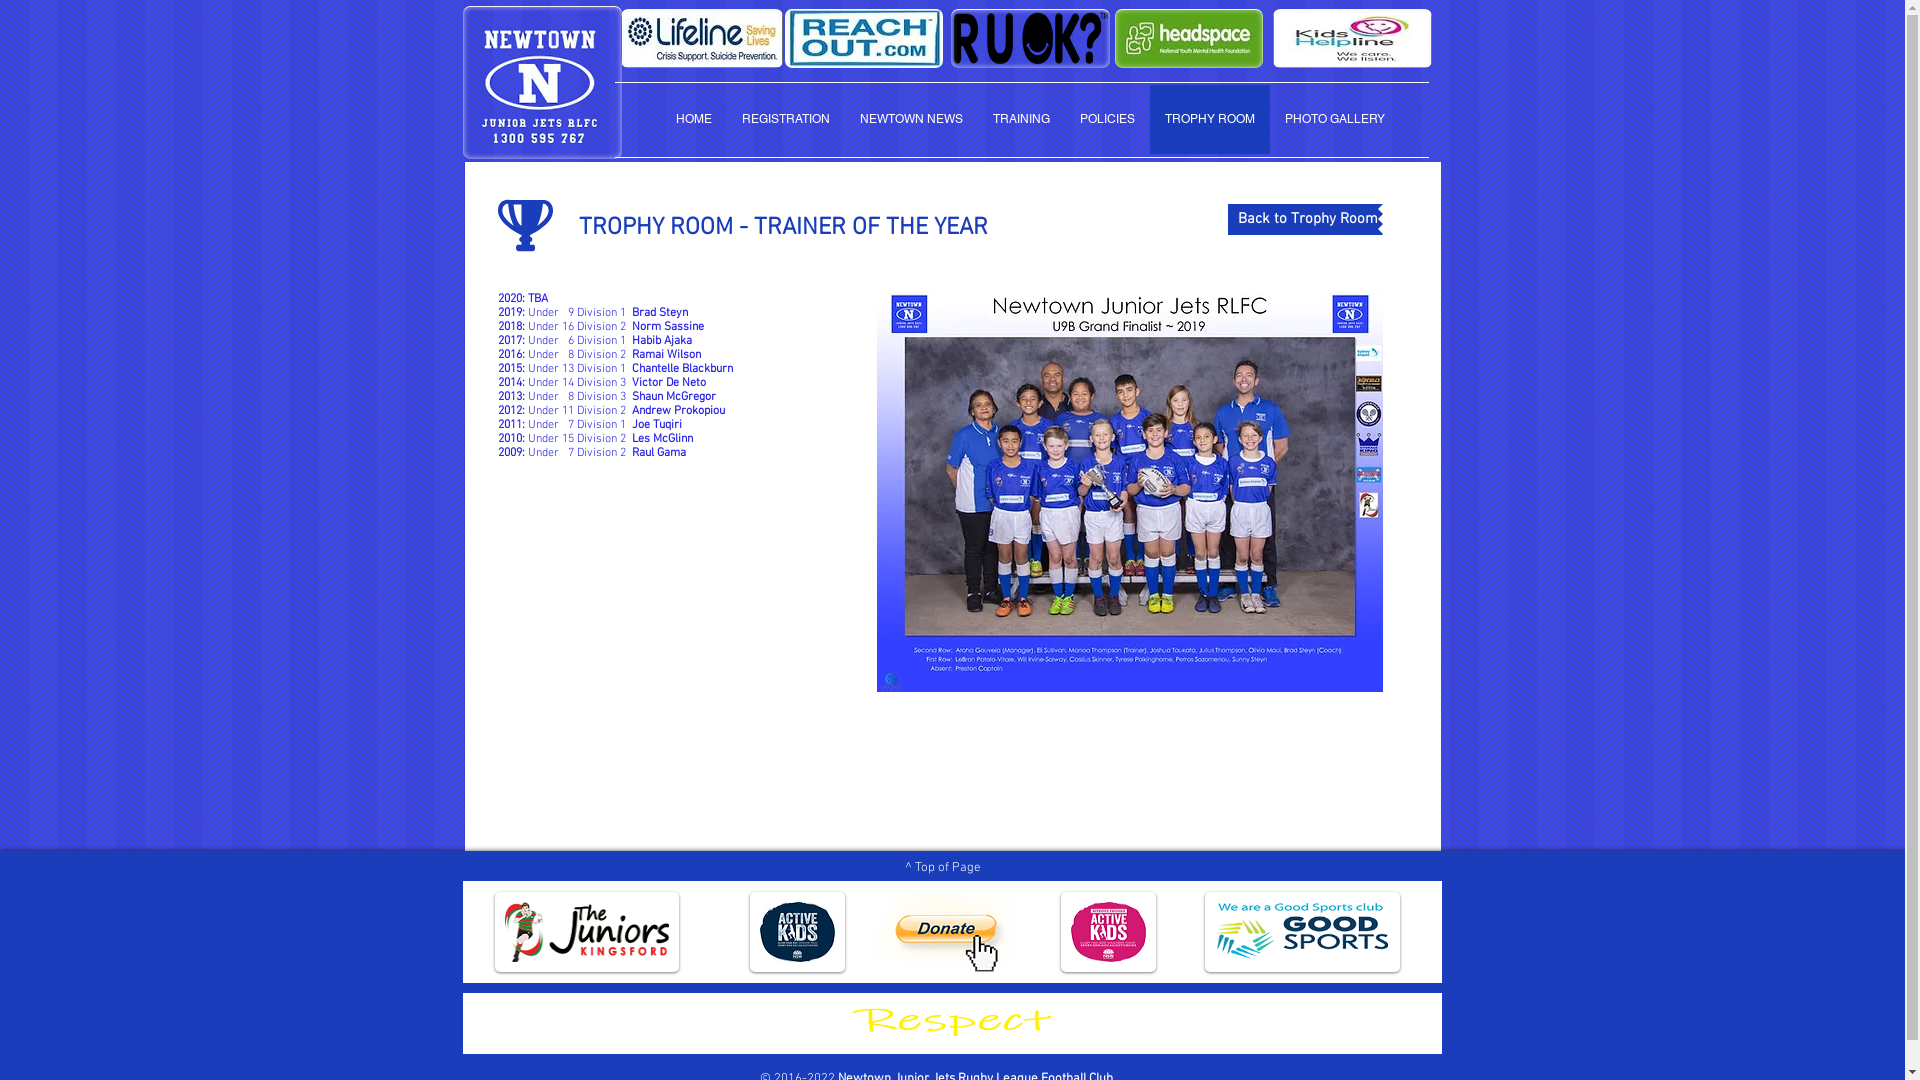 The width and height of the screenshot is (1920, 1080). Describe the element at coordinates (863, 38) in the screenshot. I see `'reach-out.jpg'` at that location.